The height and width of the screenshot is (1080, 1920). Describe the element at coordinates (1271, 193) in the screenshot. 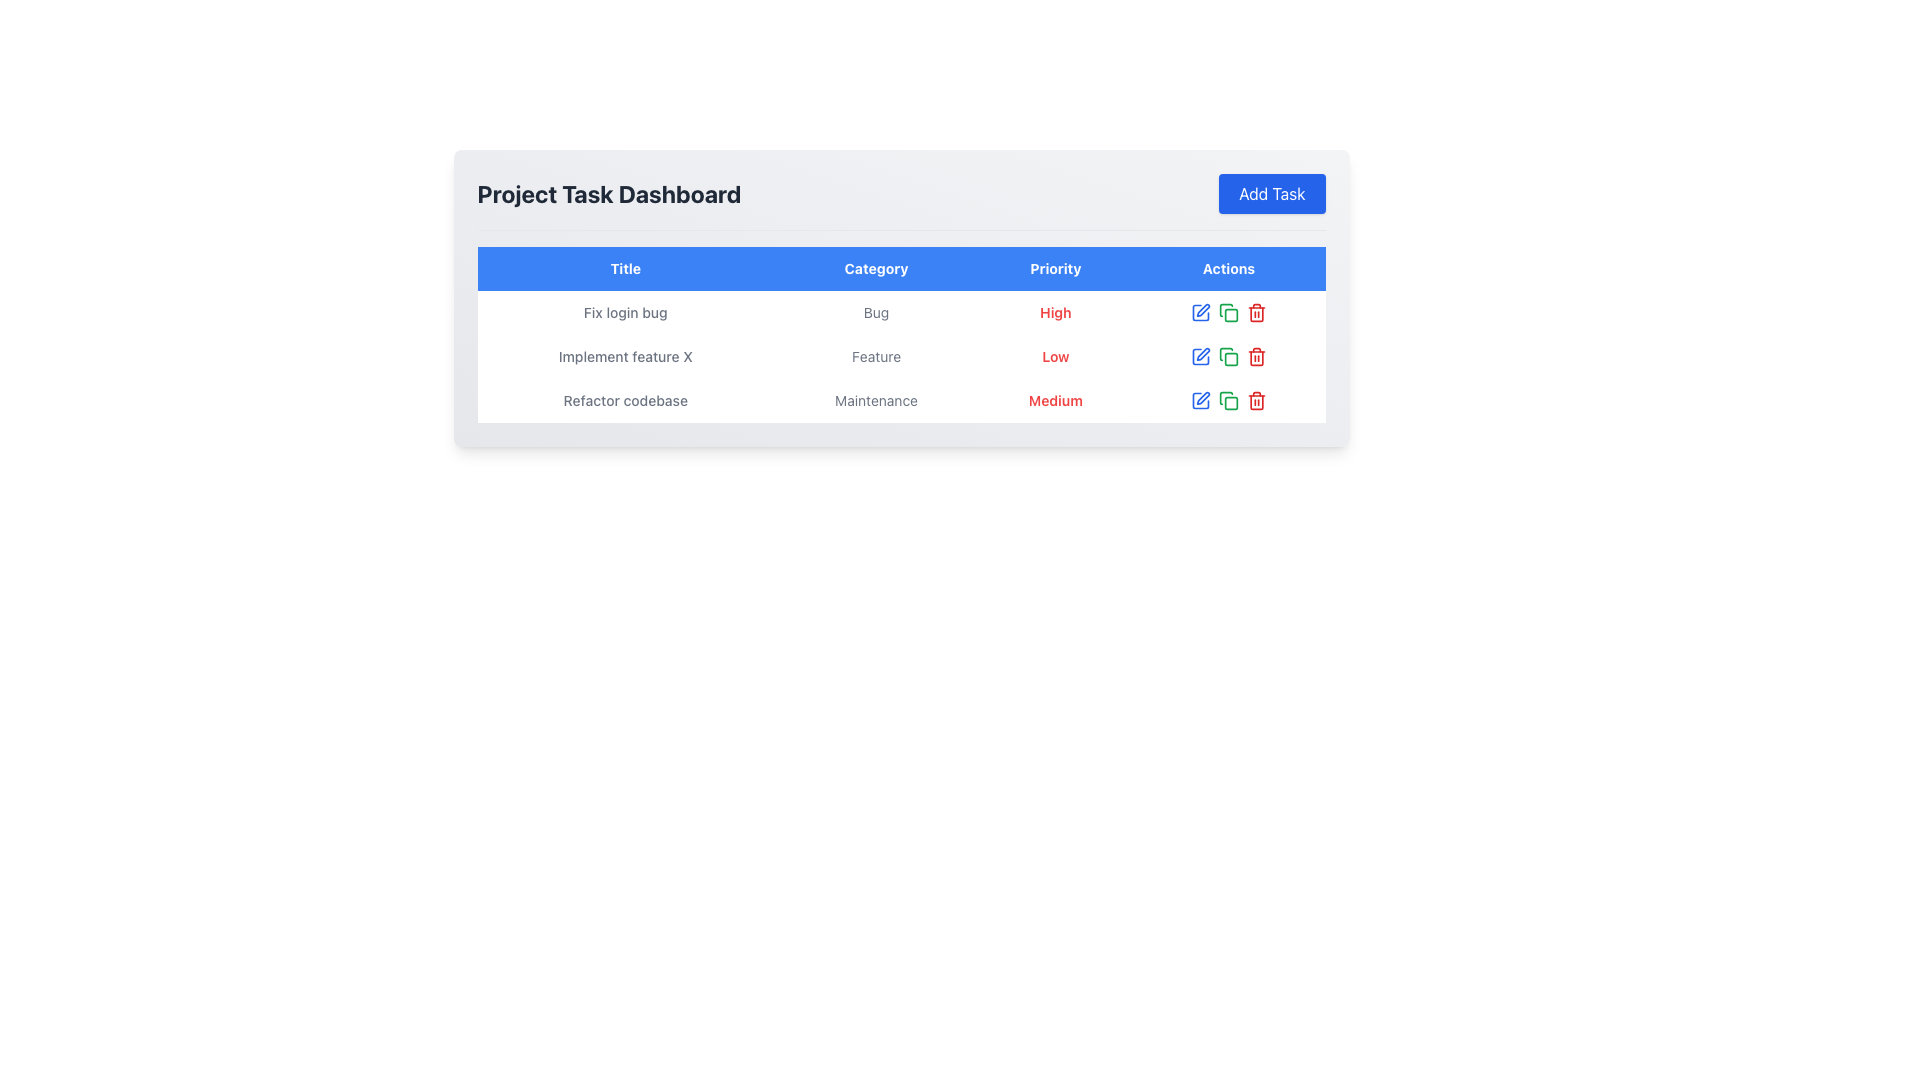

I see `the interactive button located in the top-right corner of the 'Project Task Dashboard' section` at that location.